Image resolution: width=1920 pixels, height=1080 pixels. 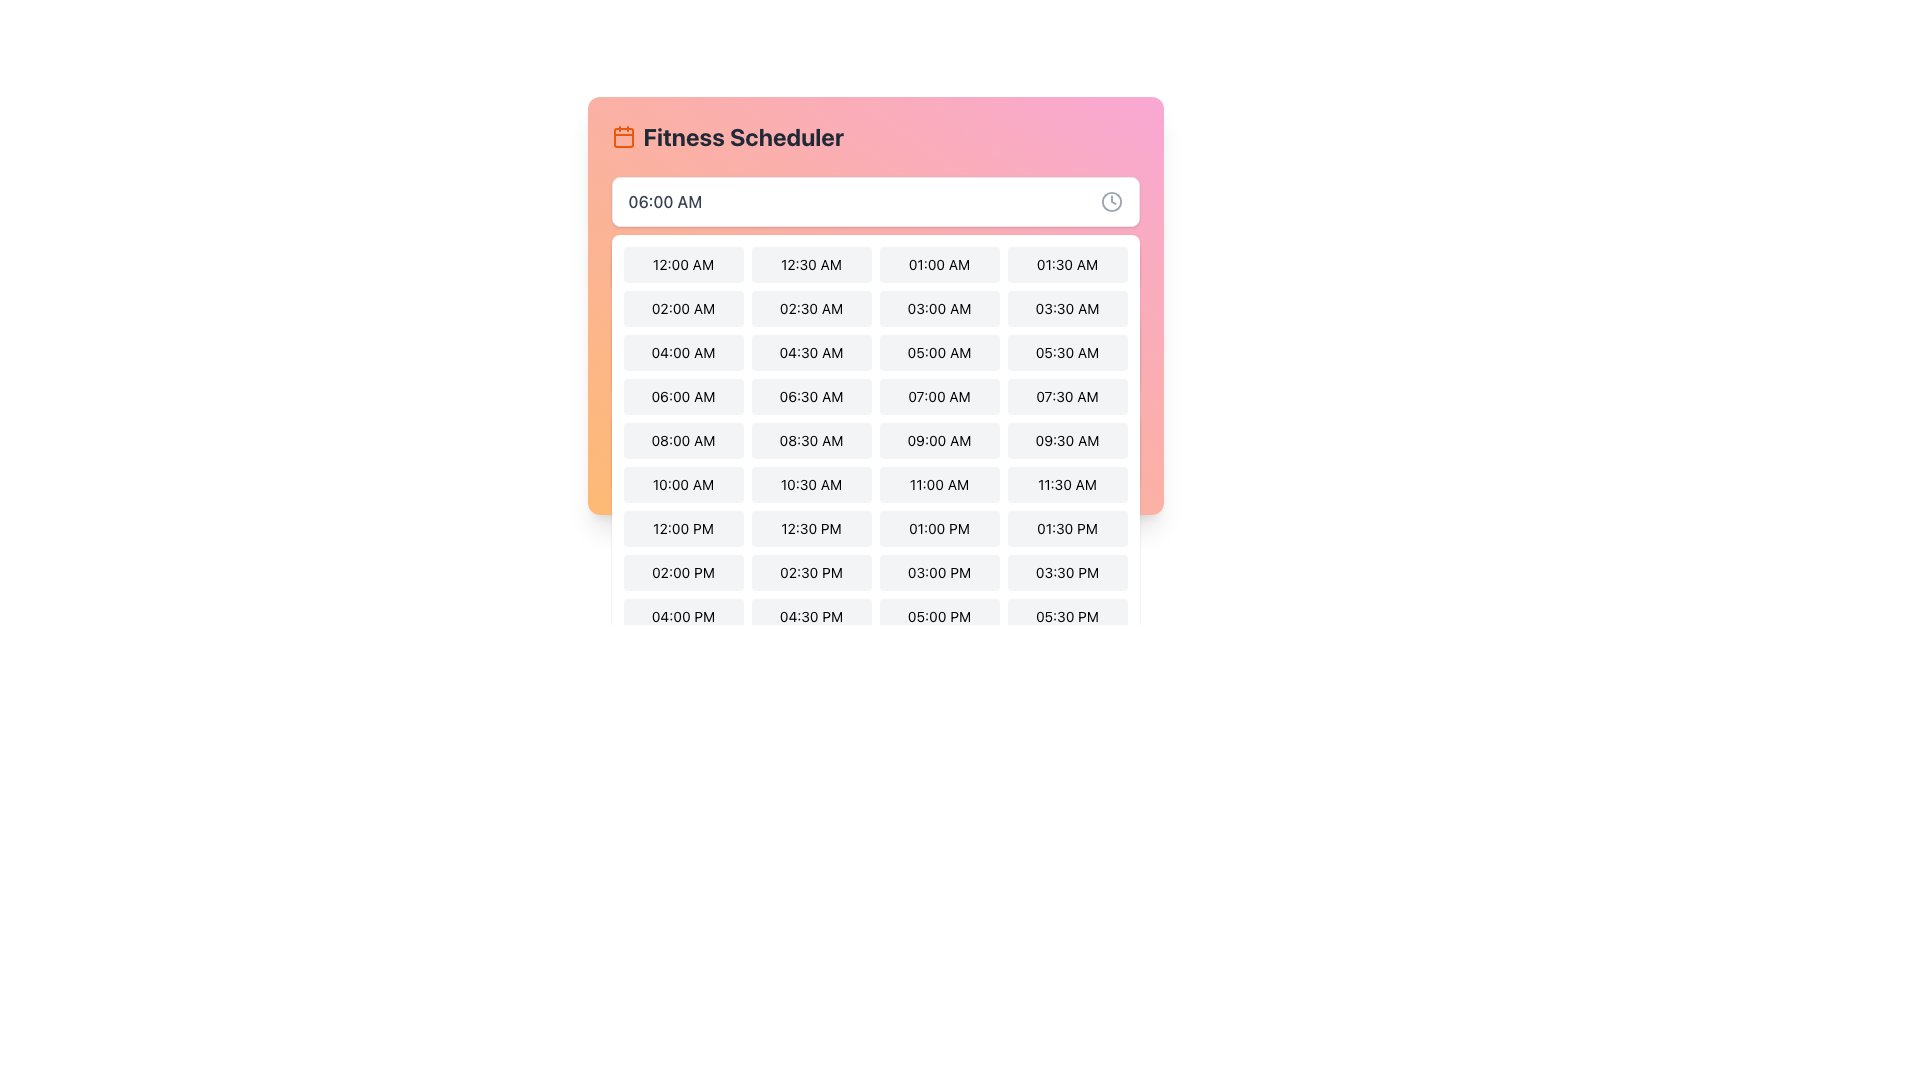 What do you see at coordinates (1066, 616) in the screenshot?
I see `the button in the 4th column of the 9th row` at bounding box center [1066, 616].